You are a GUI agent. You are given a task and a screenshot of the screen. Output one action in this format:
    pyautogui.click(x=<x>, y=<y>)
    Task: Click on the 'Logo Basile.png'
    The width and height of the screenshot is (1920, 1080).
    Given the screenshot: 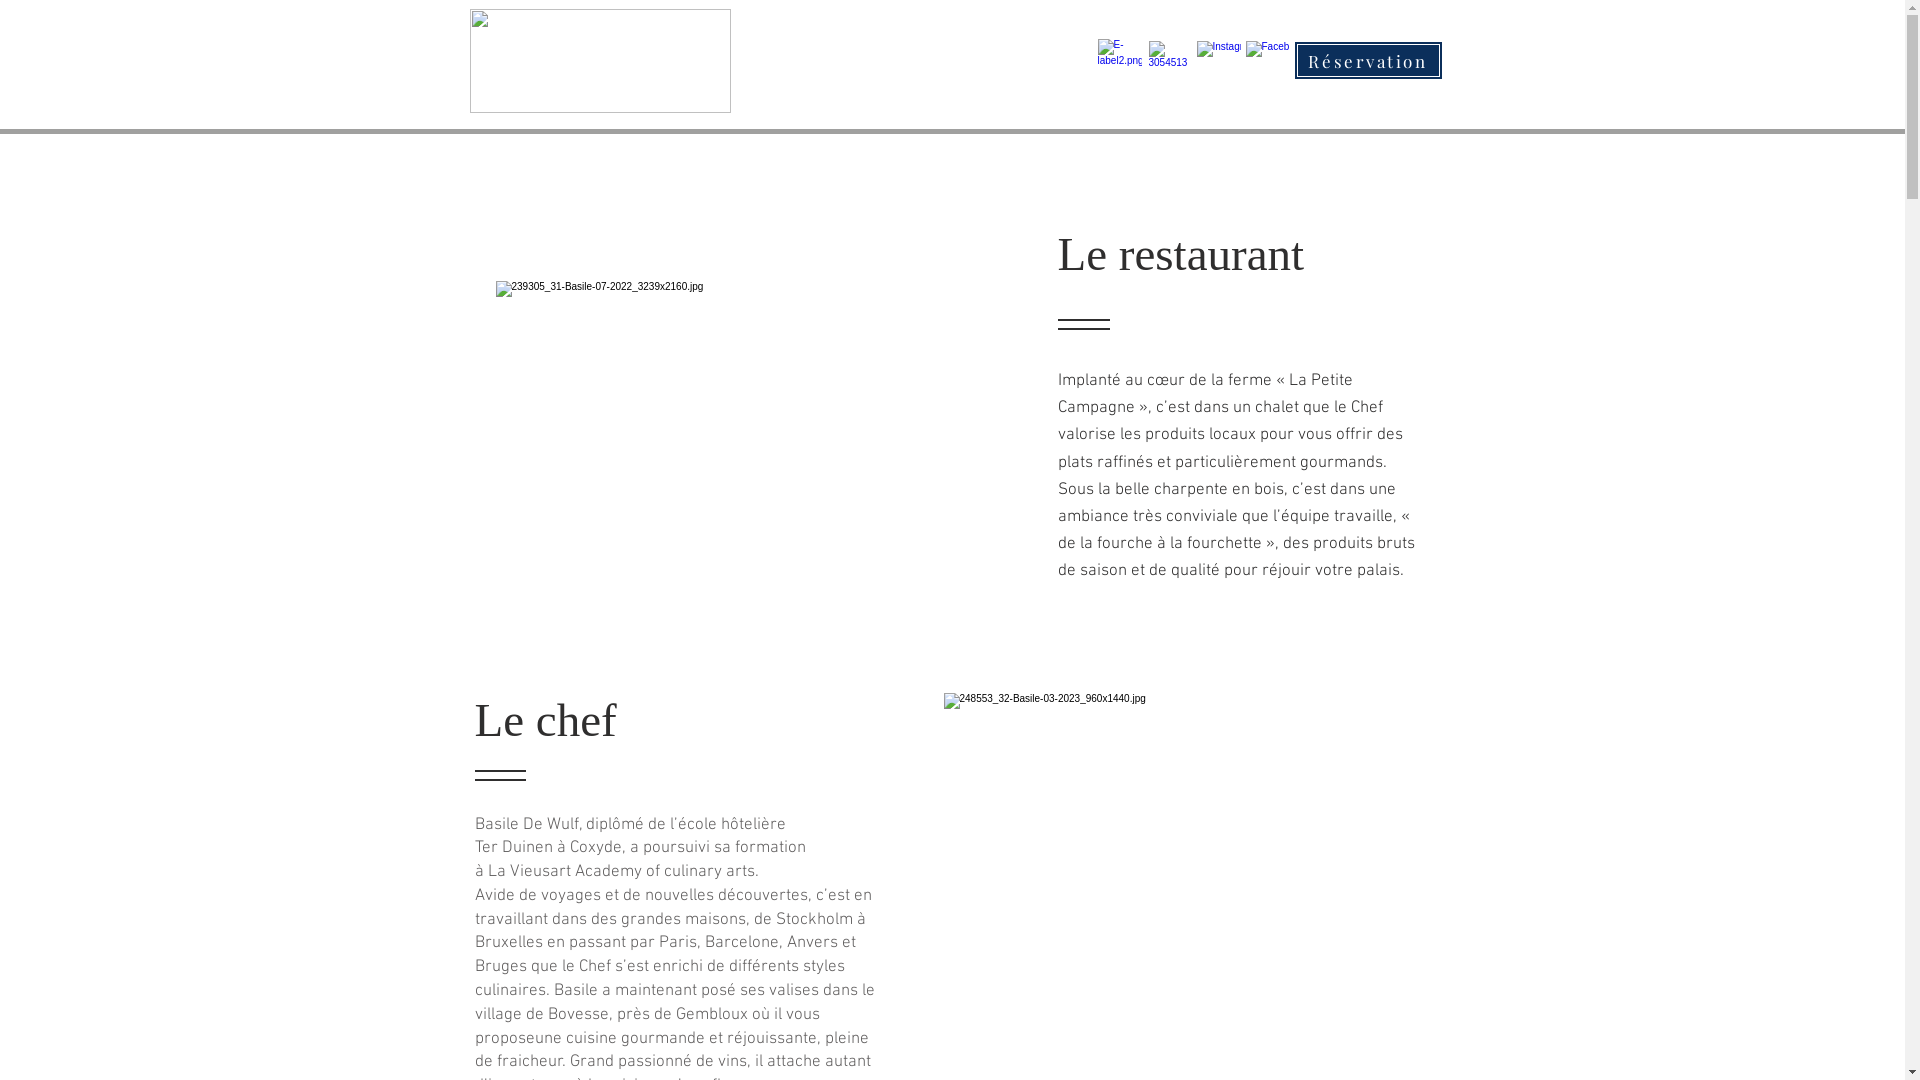 What is the action you would take?
    pyautogui.click(x=599, y=60)
    